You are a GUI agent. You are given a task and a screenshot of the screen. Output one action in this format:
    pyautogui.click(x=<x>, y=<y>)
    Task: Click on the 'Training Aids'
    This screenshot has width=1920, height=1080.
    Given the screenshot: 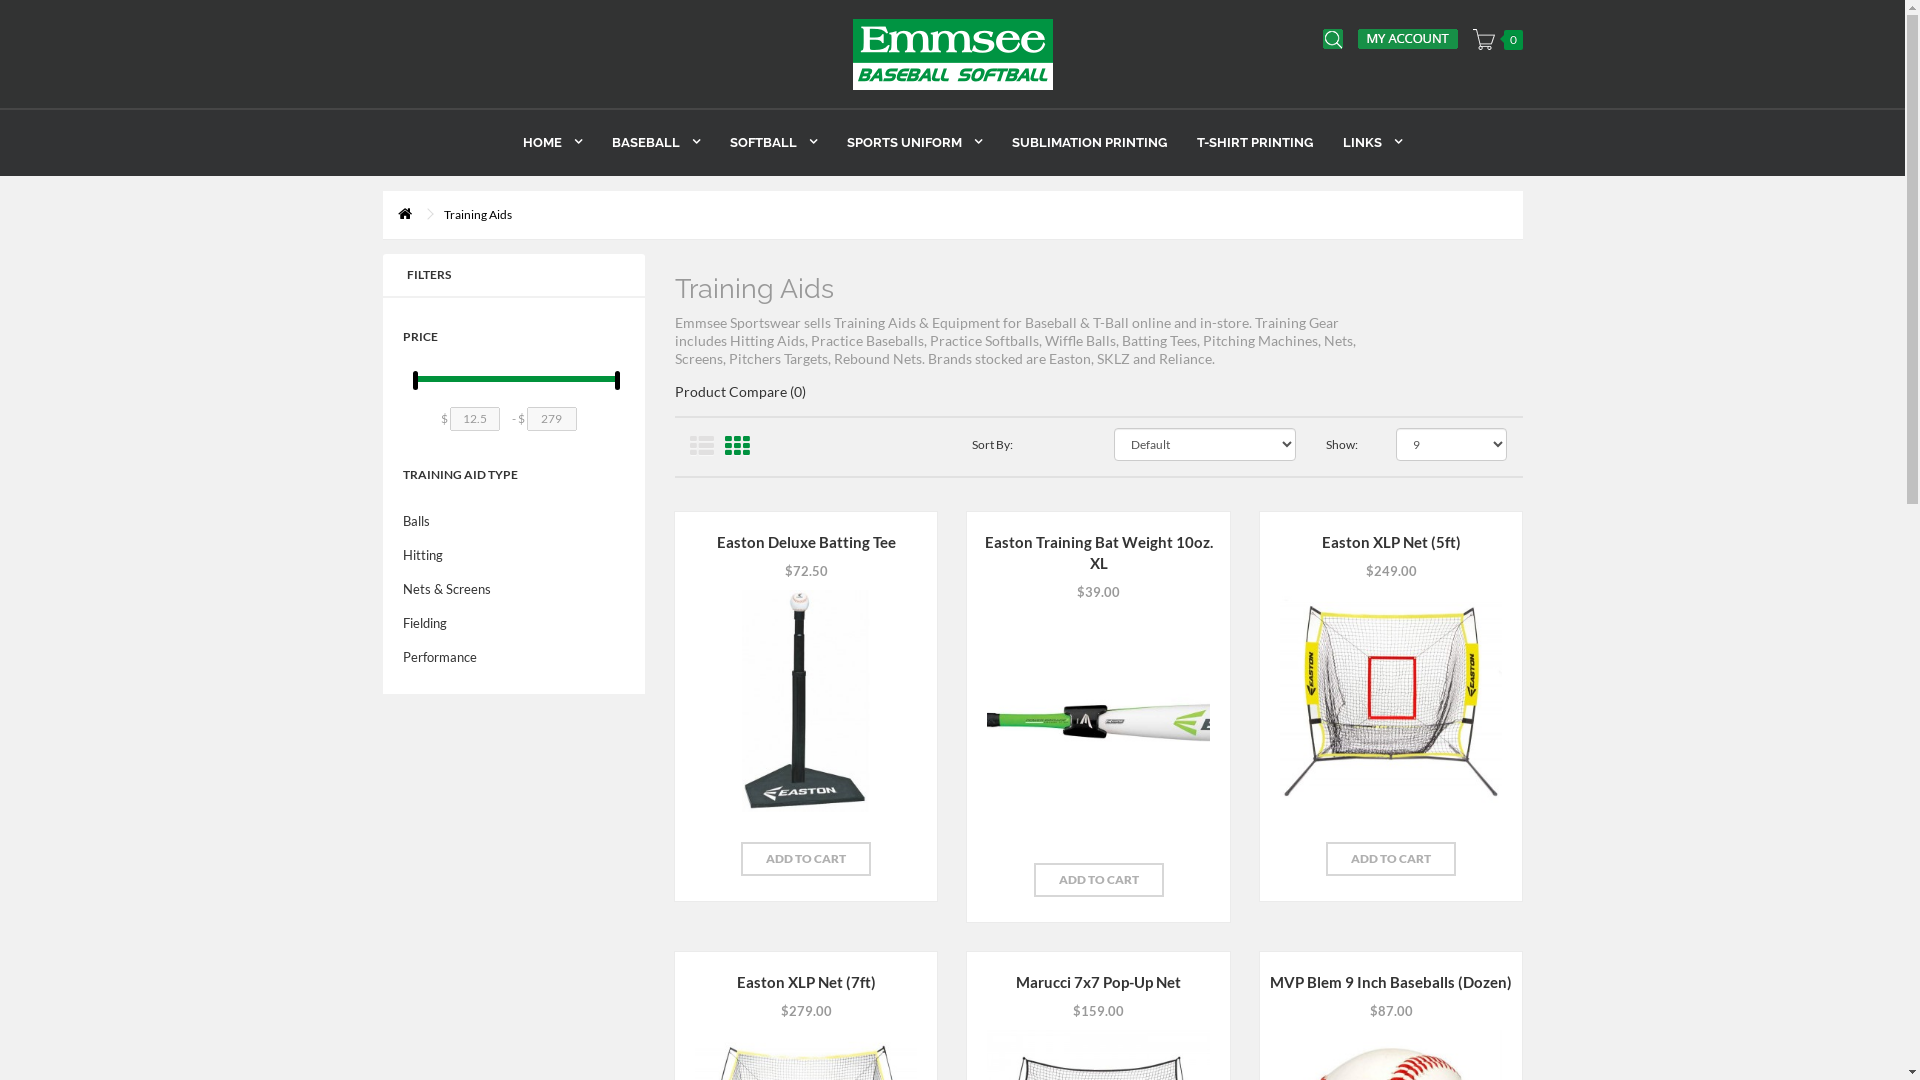 What is the action you would take?
    pyautogui.click(x=477, y=215)
    